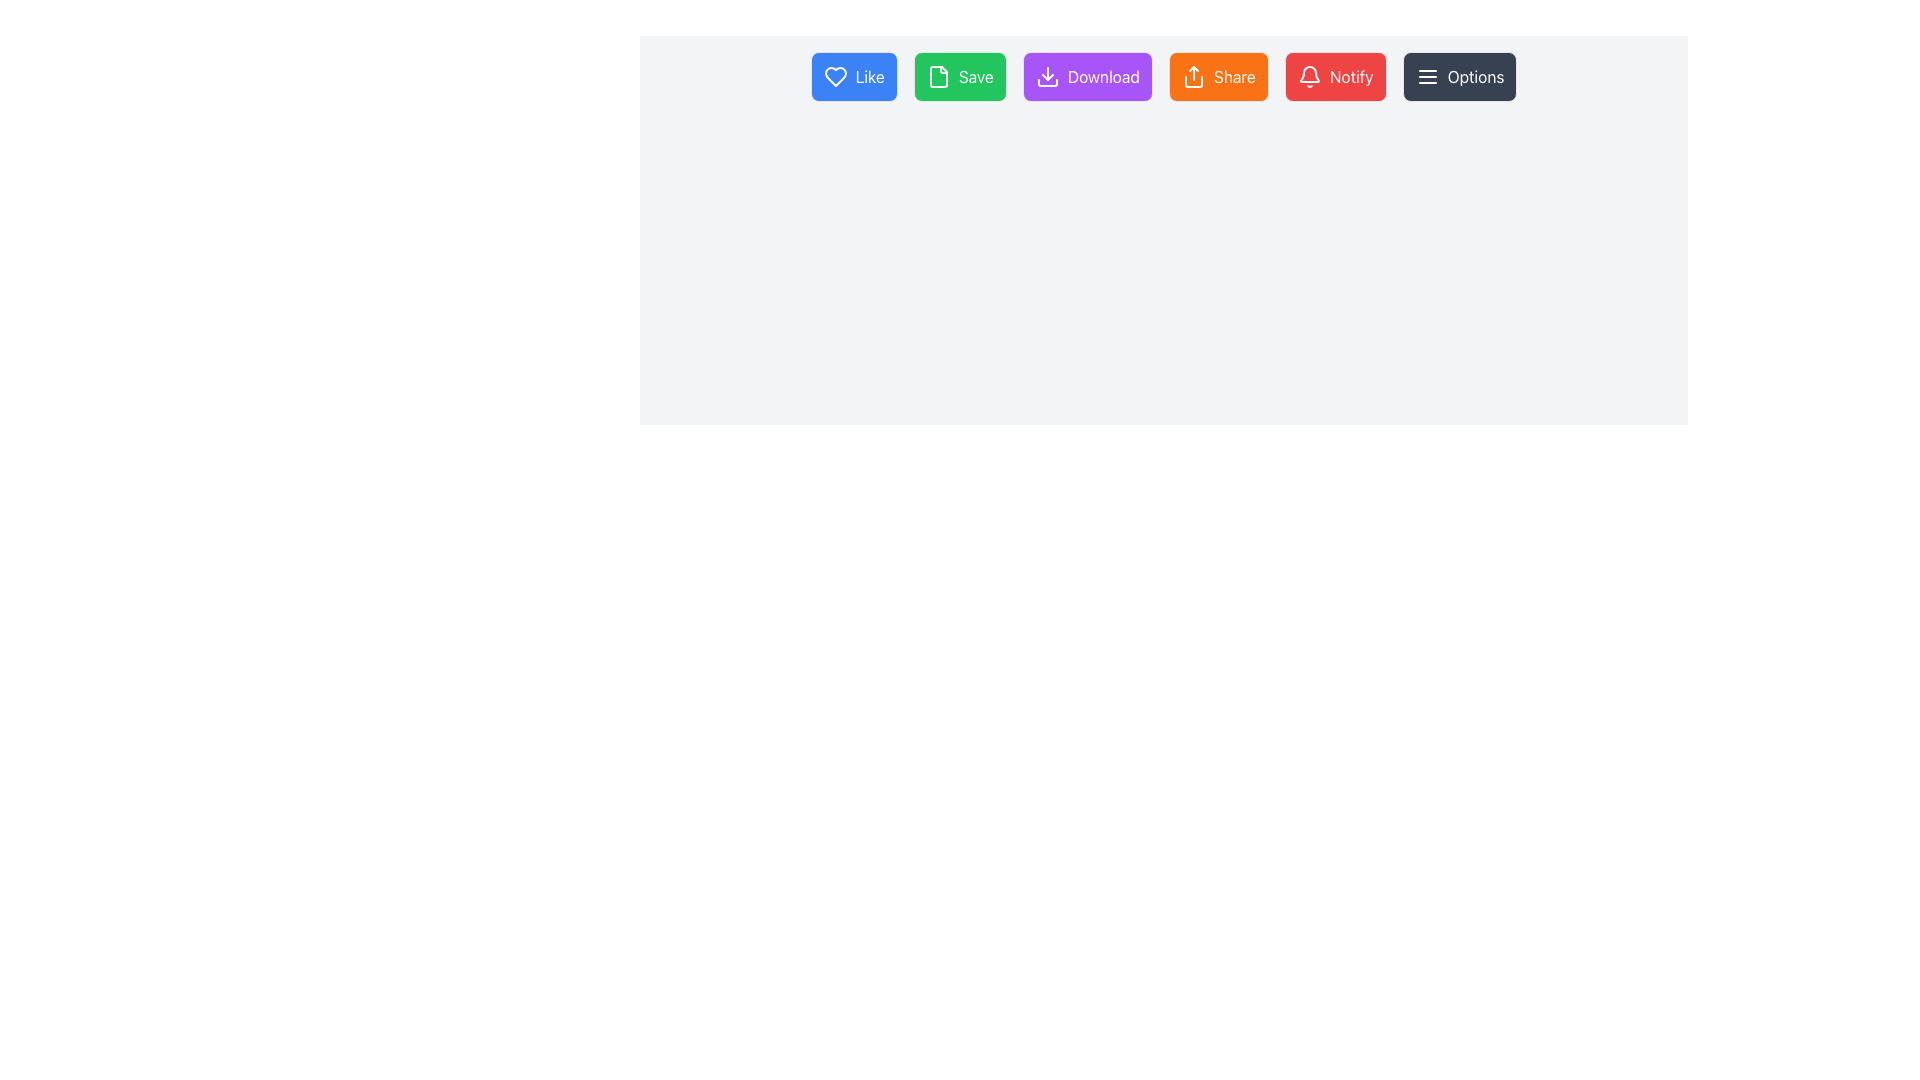  I want to click on the save button, positioned as the second button from the left, to change its color to a darker green, so click(960, 76).